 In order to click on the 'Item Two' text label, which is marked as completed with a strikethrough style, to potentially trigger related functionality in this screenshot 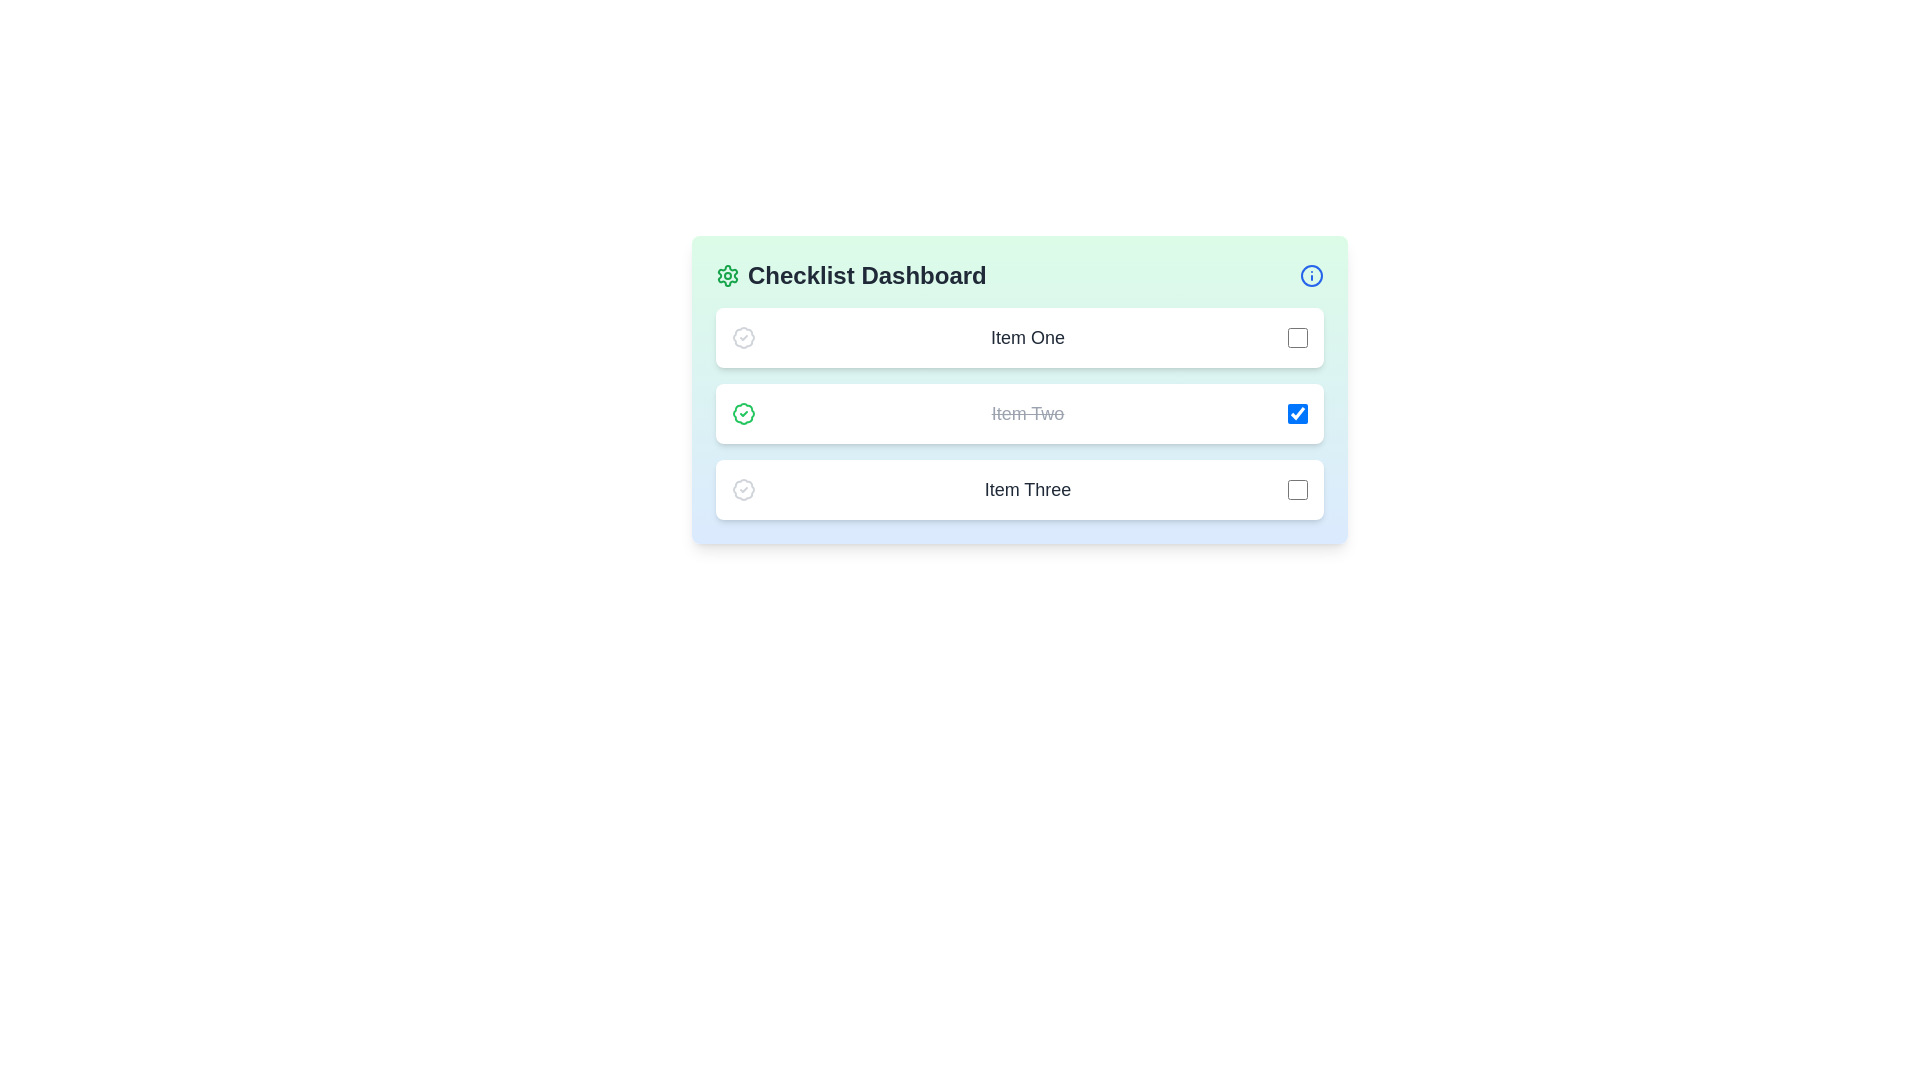, I will do `click(1027, 412)`.